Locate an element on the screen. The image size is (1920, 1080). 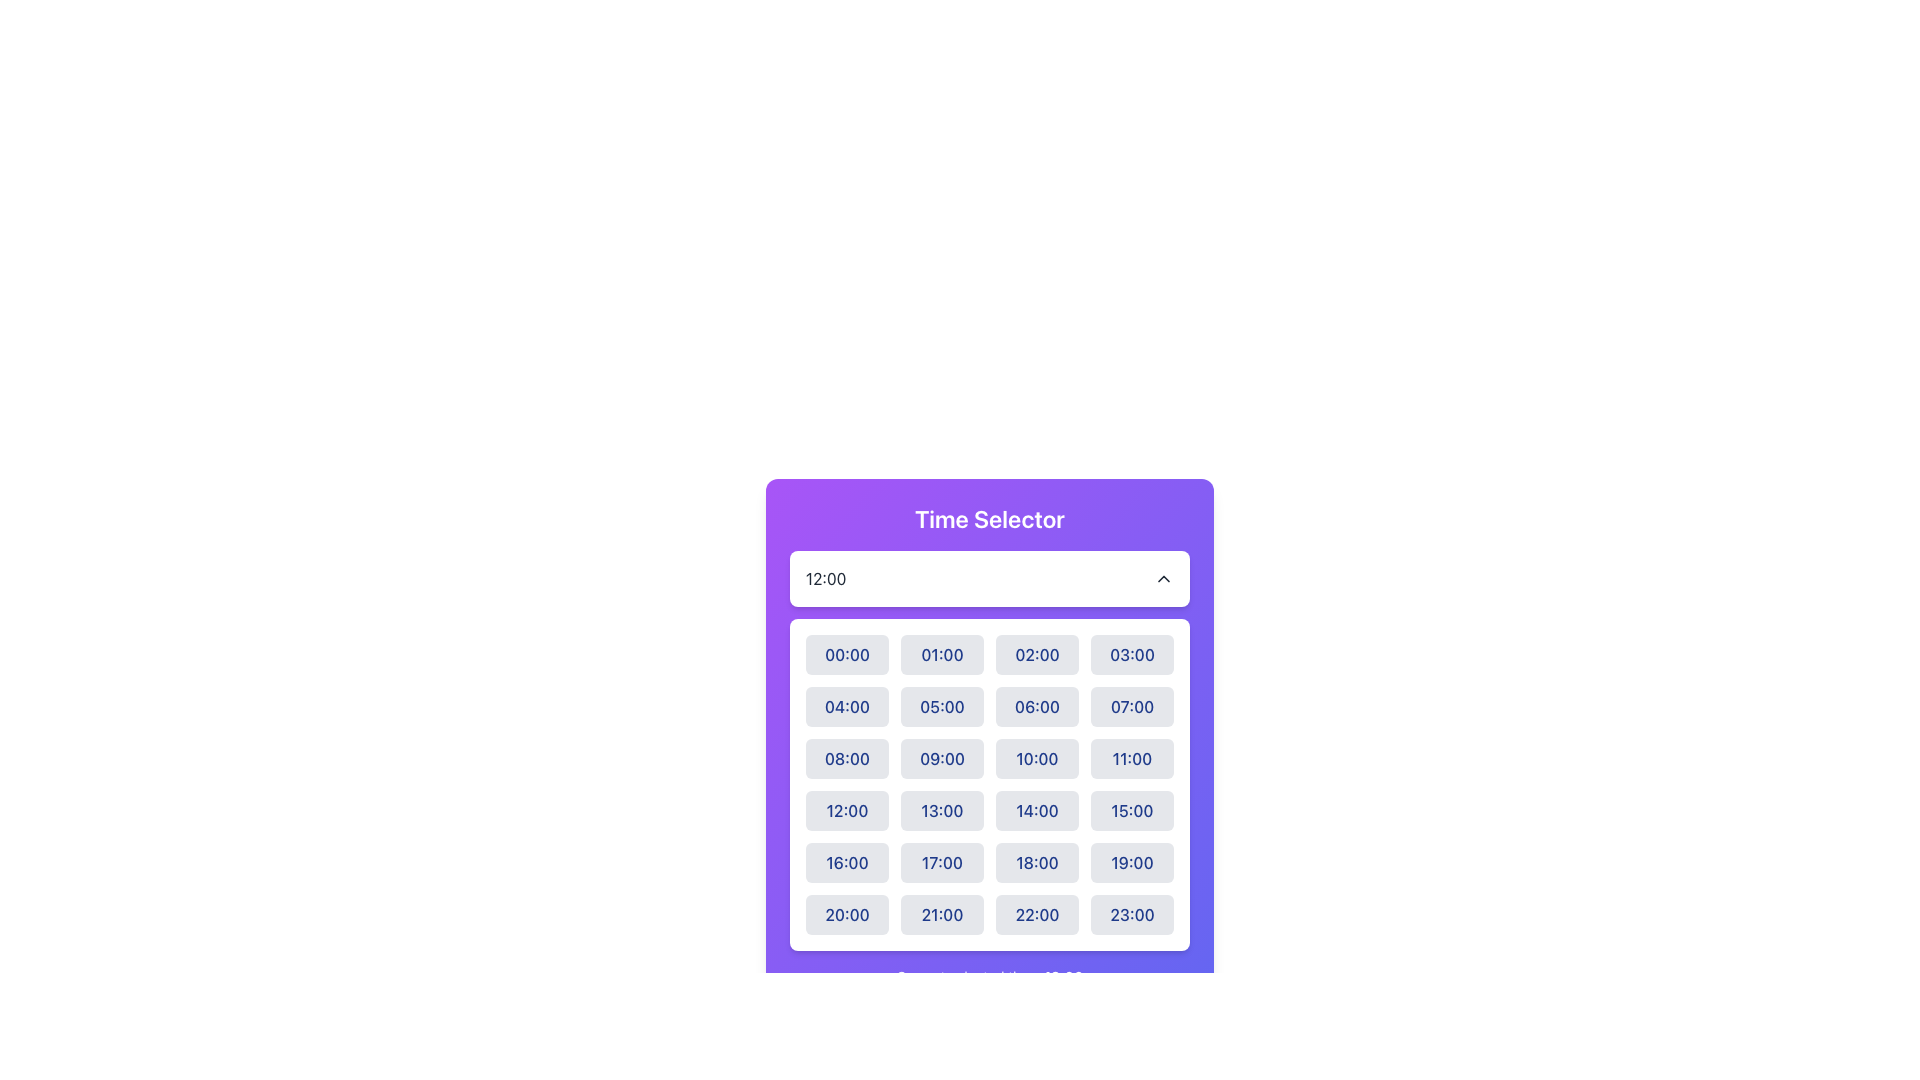
the button labeled '10:00', which is a rectangular button with rounded corners and a light gray background, located in the third row and third column of the grid is located at coordinates (1037, 759).